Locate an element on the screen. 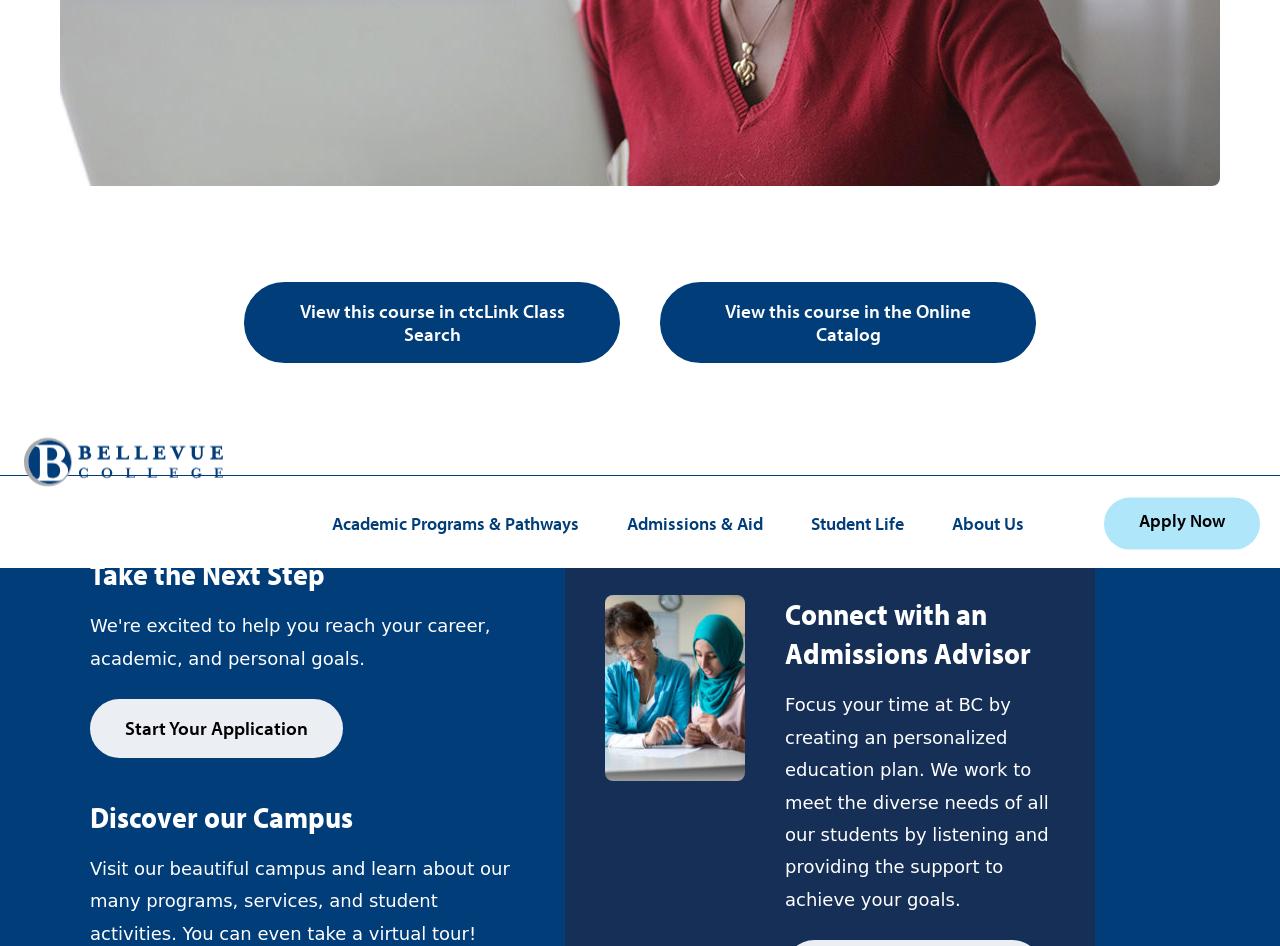 This screenshot has height=946, width=1280. '(425) 564-1000' is located at coordinates (556, 256).